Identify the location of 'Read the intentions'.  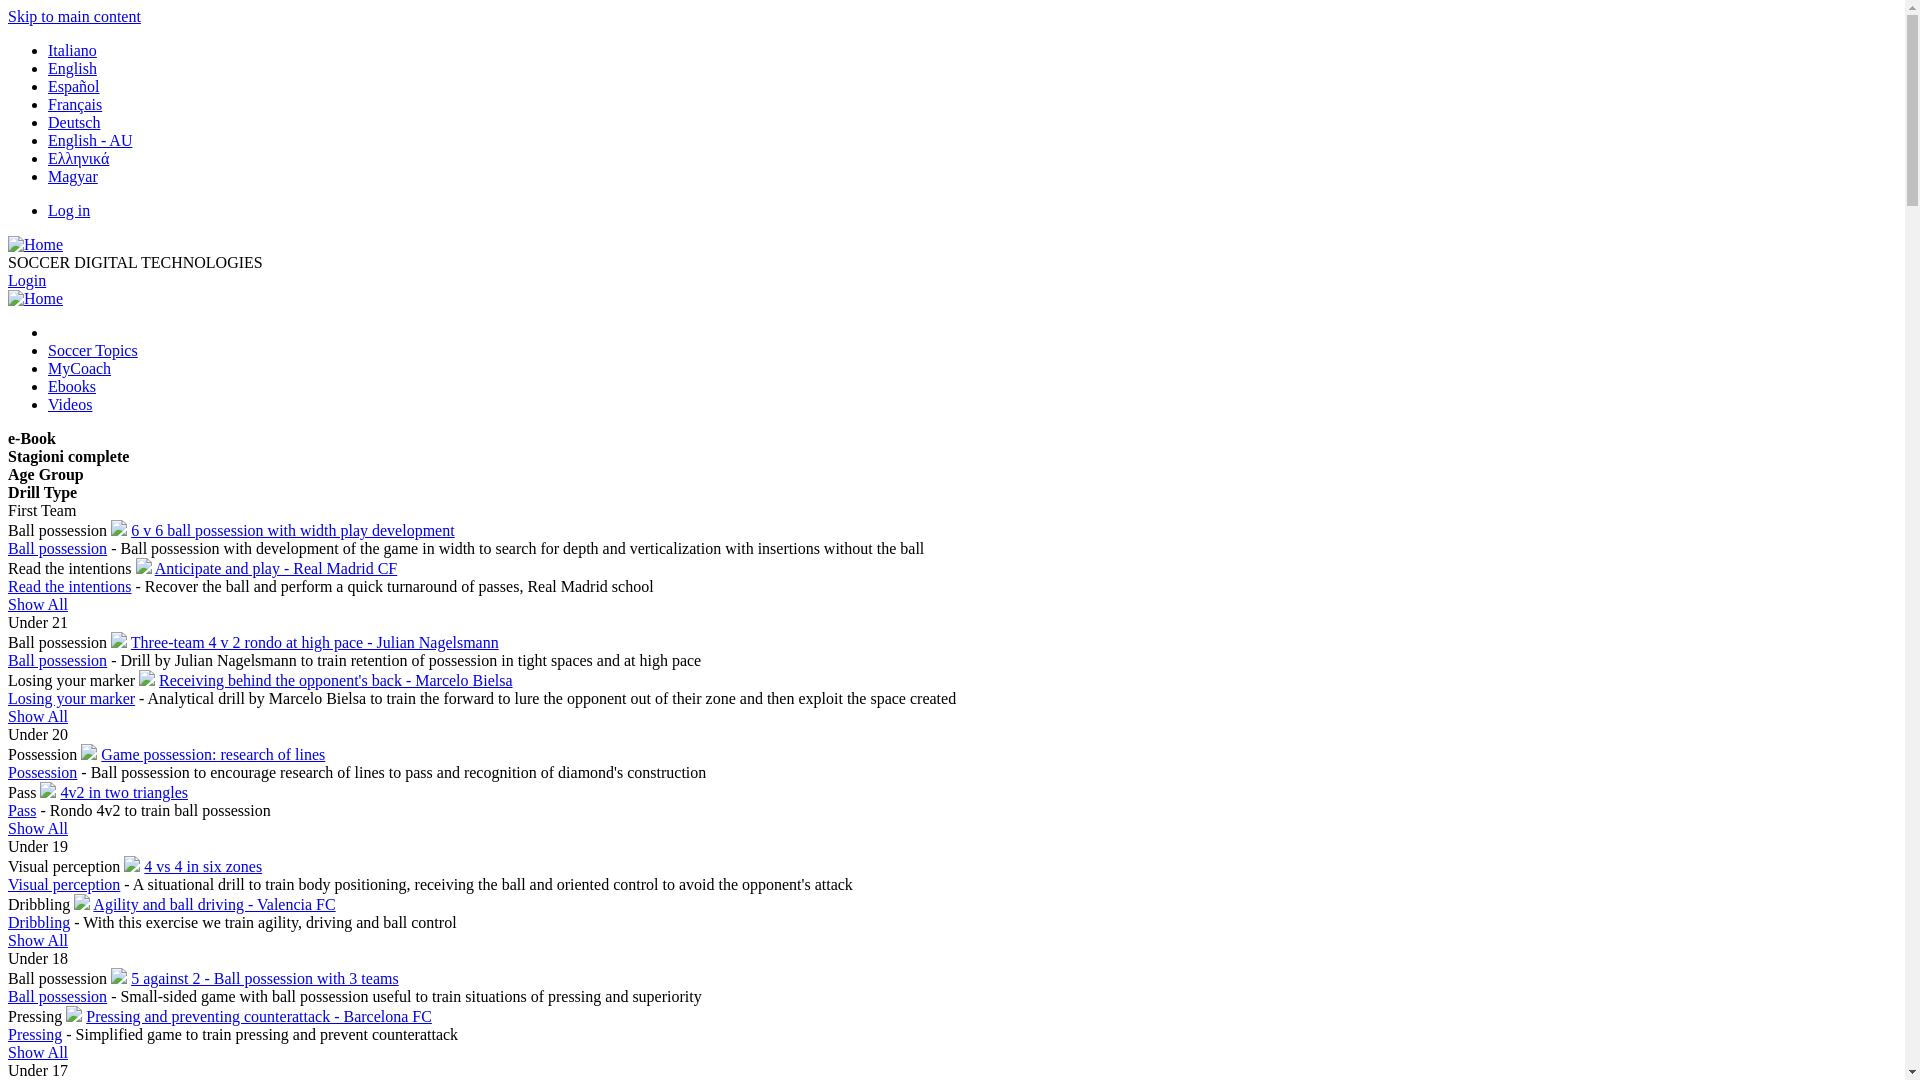
(70, 585).